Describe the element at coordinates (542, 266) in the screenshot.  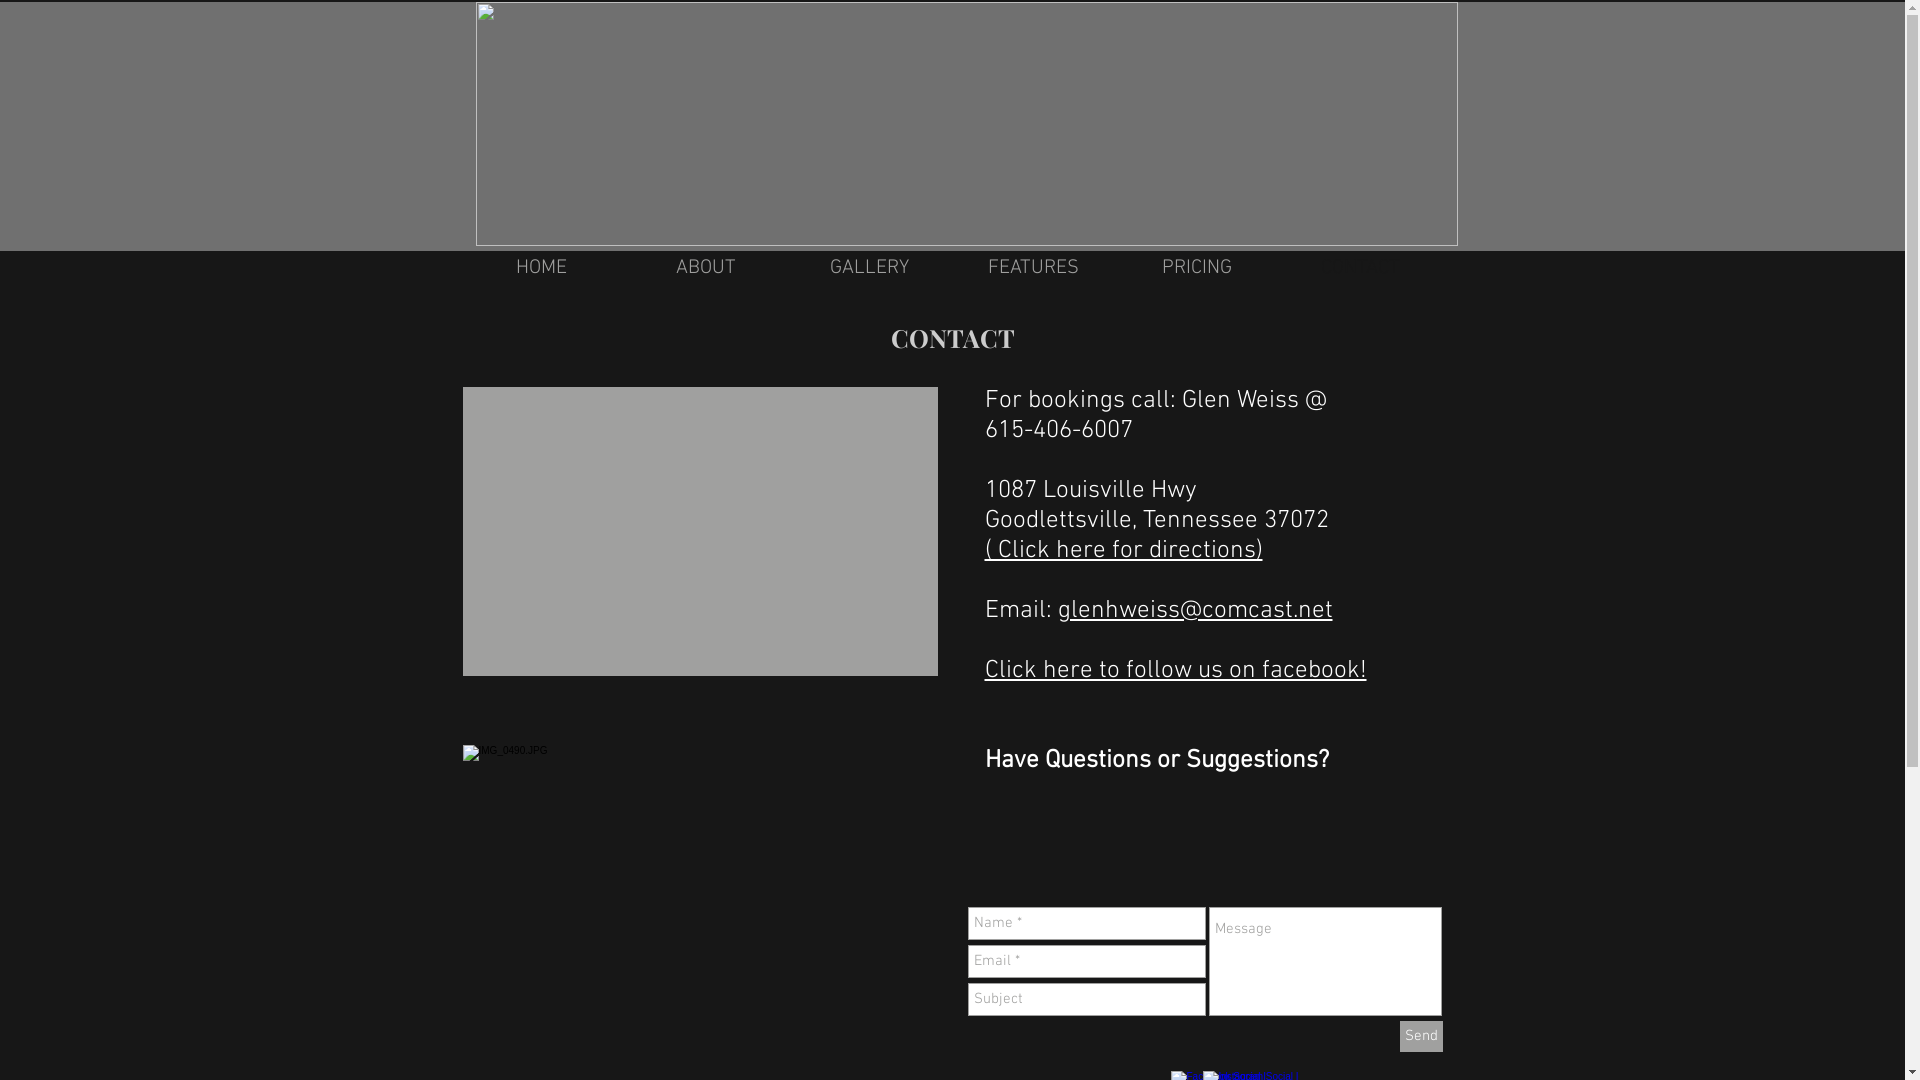
I see `'HOME'` at that location.